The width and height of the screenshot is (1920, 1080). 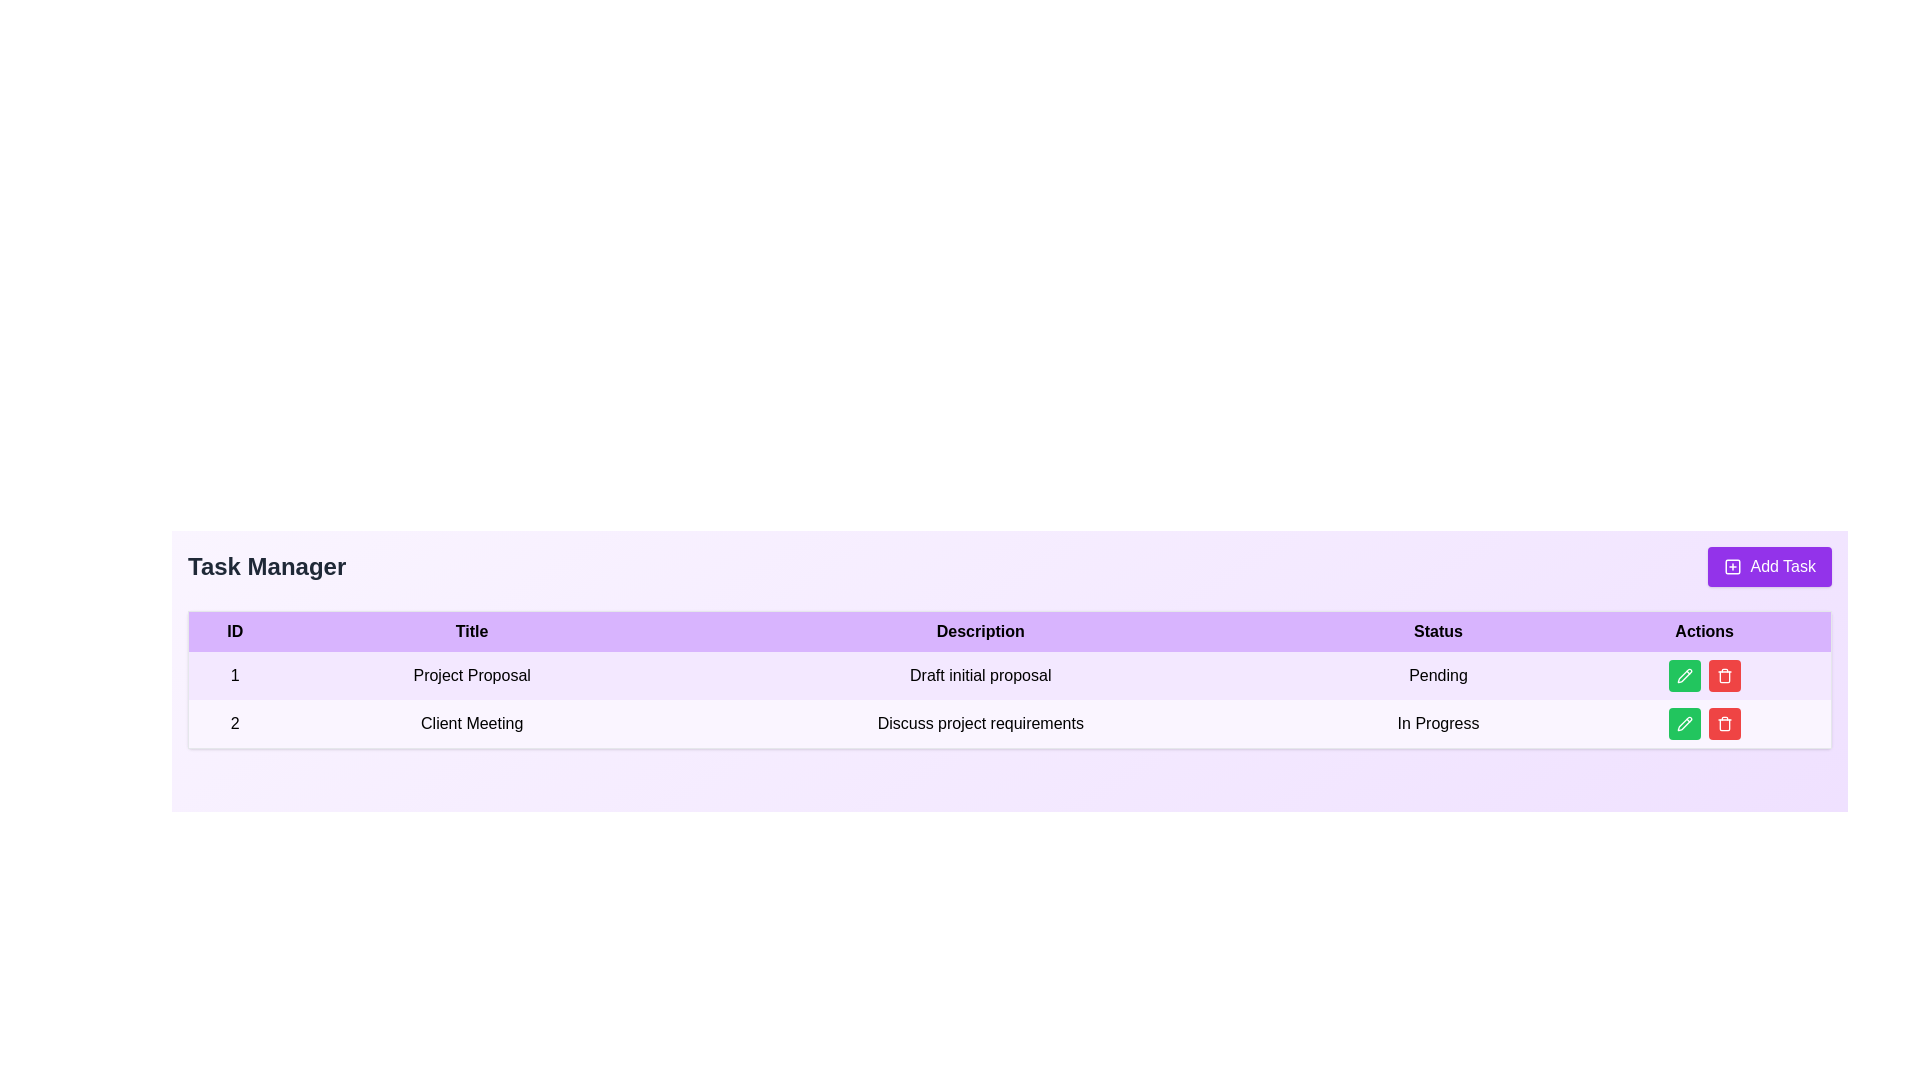 What do you see at coordinates (1009, 724) in the screenshot?
I see `the second row of the task manager table` at bounding box center [1009, 724].